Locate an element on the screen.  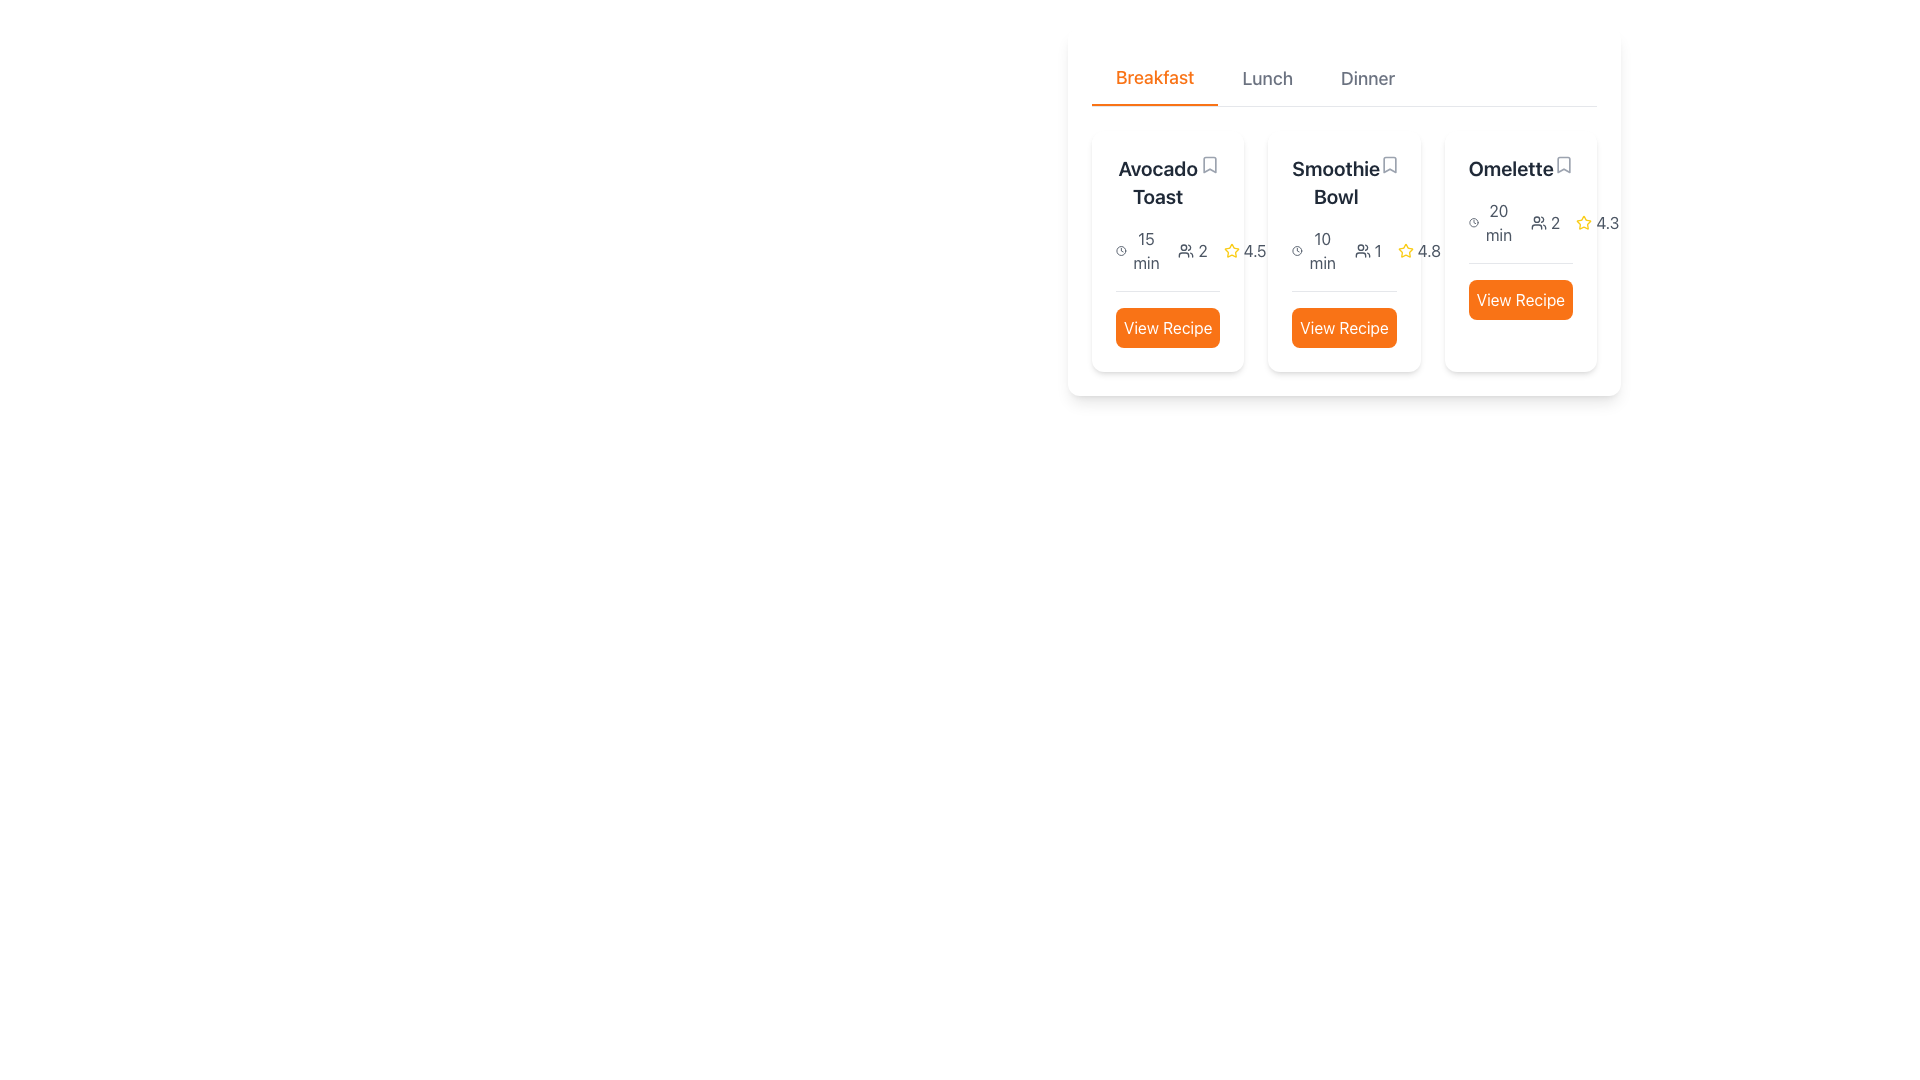
displayed rating '4.8' from the numerical text label located near the star icon in the 'Smoothie Bowl' card section is located at coordinates (1428, 249).